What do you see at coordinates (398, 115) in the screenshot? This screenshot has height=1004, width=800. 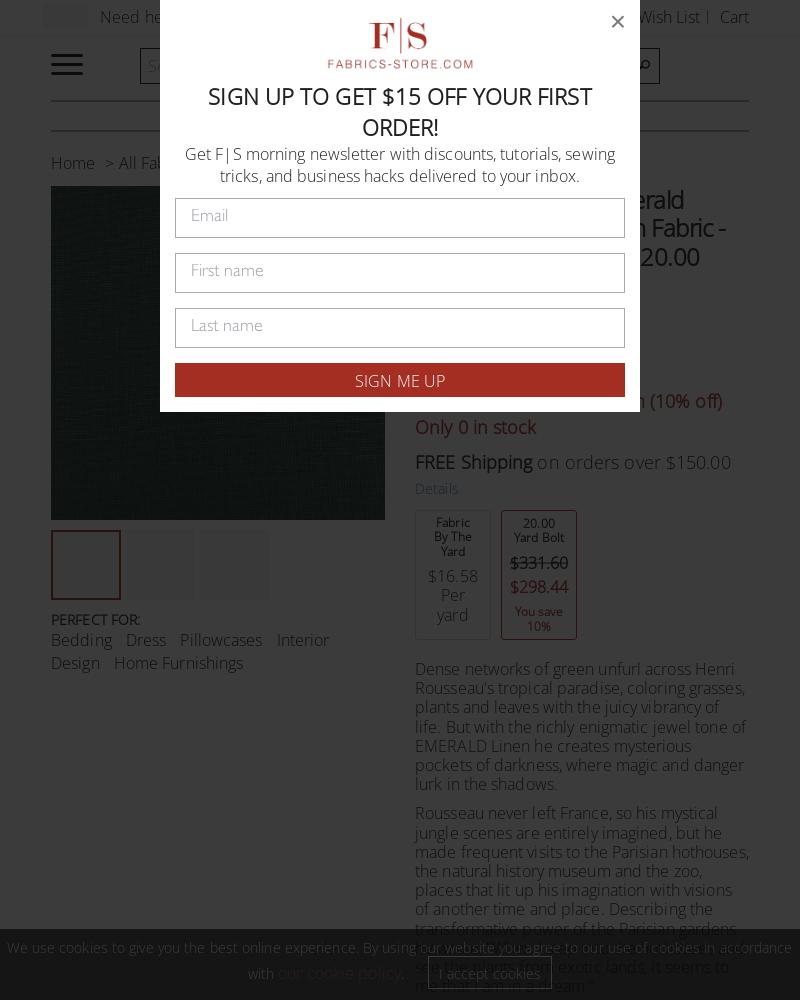 I see `'Our linen is nothing short of addicting'` at bounding box center [398, 115].